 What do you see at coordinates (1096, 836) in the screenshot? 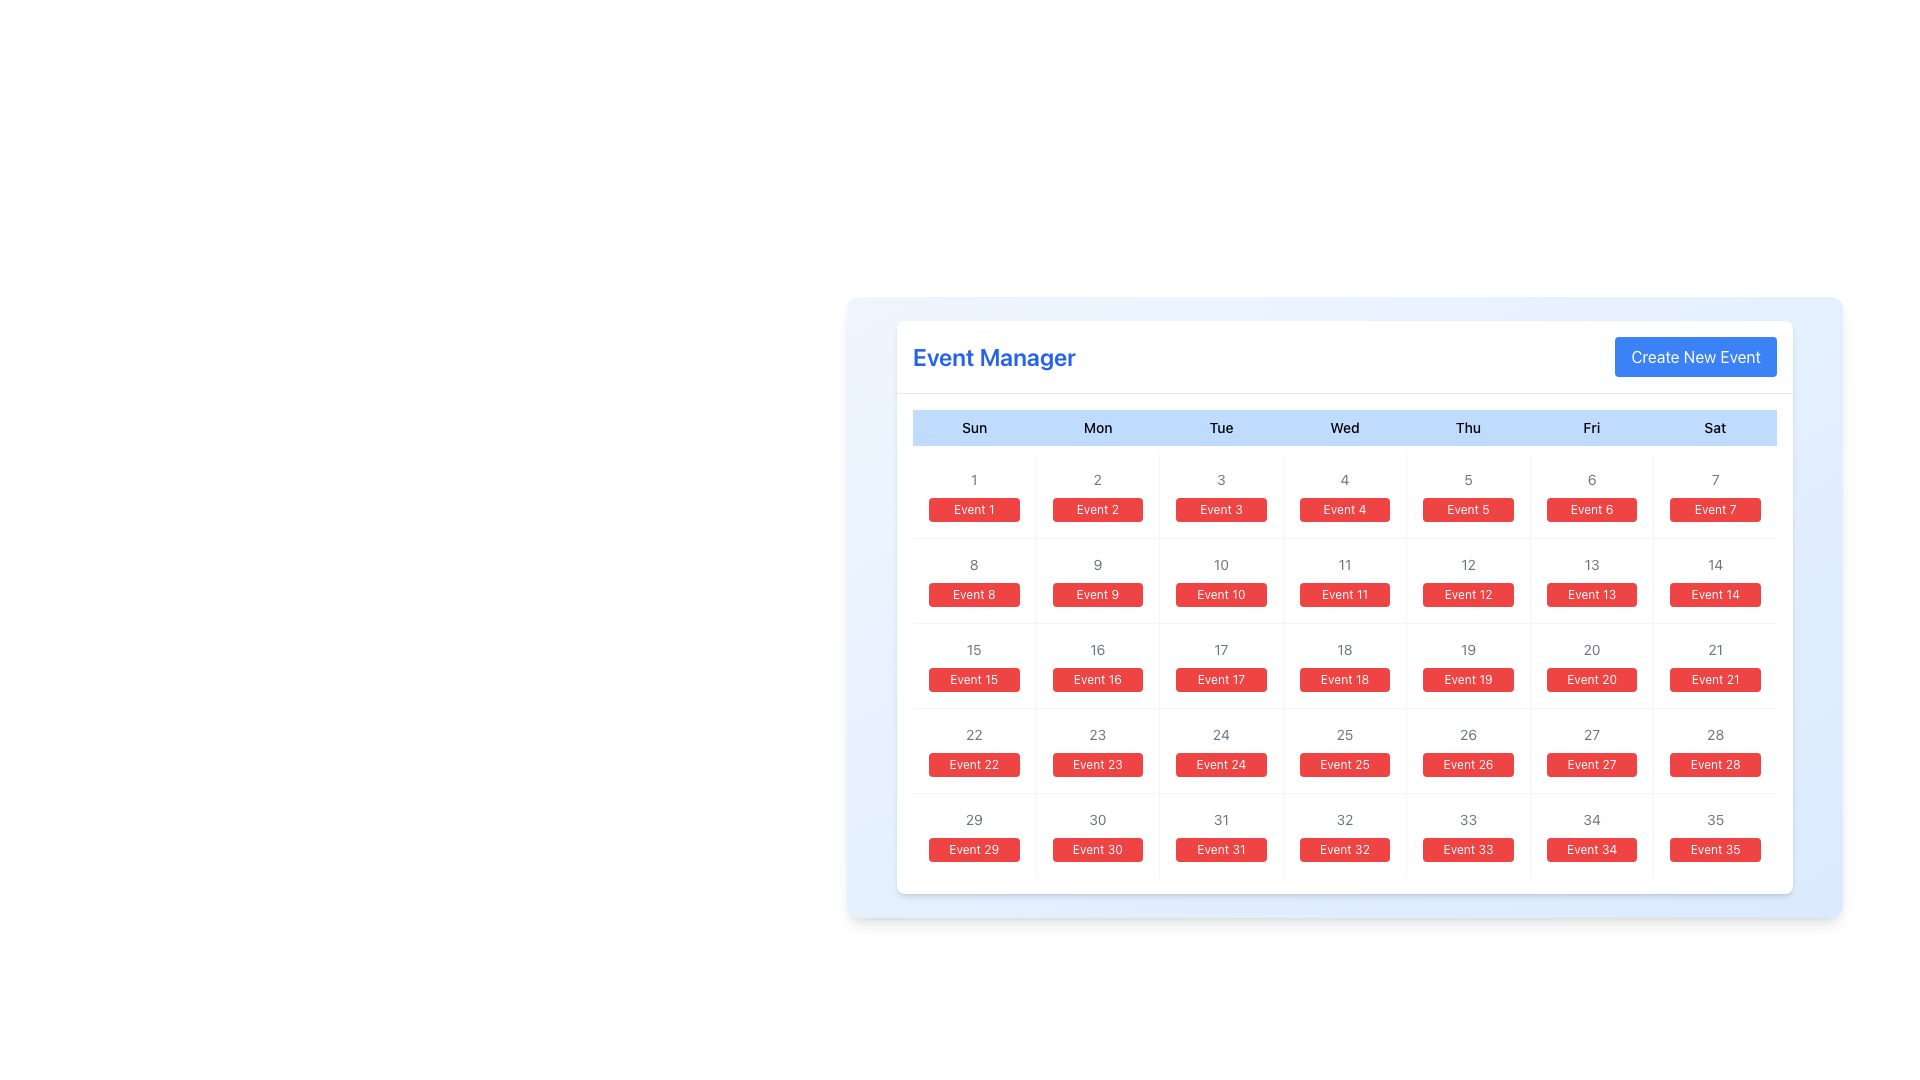
I see `the calendar cell representing the 30th day of the month to edit event details for 'Event 30.'` at bounding box center [1096, 836].